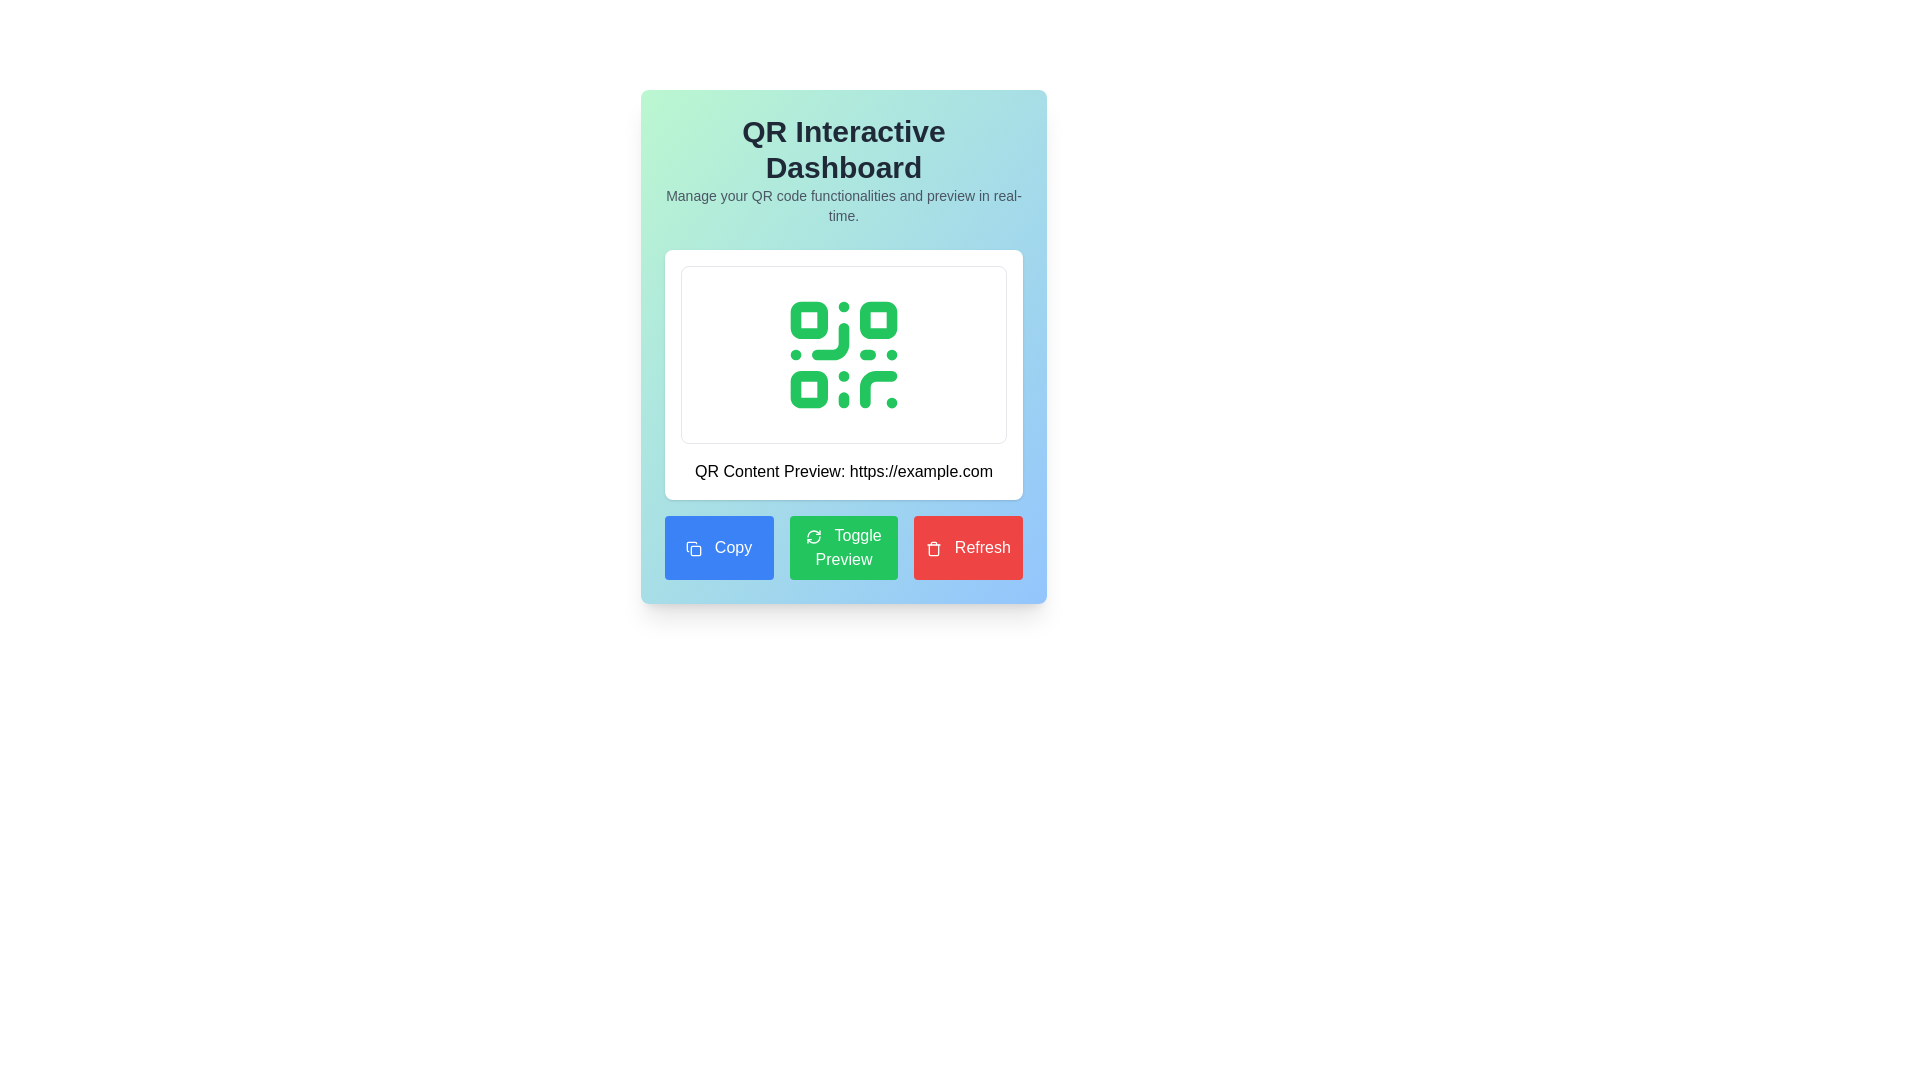 The height and width of the screenshot is (1080, 1920). I want to click on the red button that contains the trash can icon, which is located to the left of the 'Refresh' text in the lower right corner of the interface, so click(933, 548).